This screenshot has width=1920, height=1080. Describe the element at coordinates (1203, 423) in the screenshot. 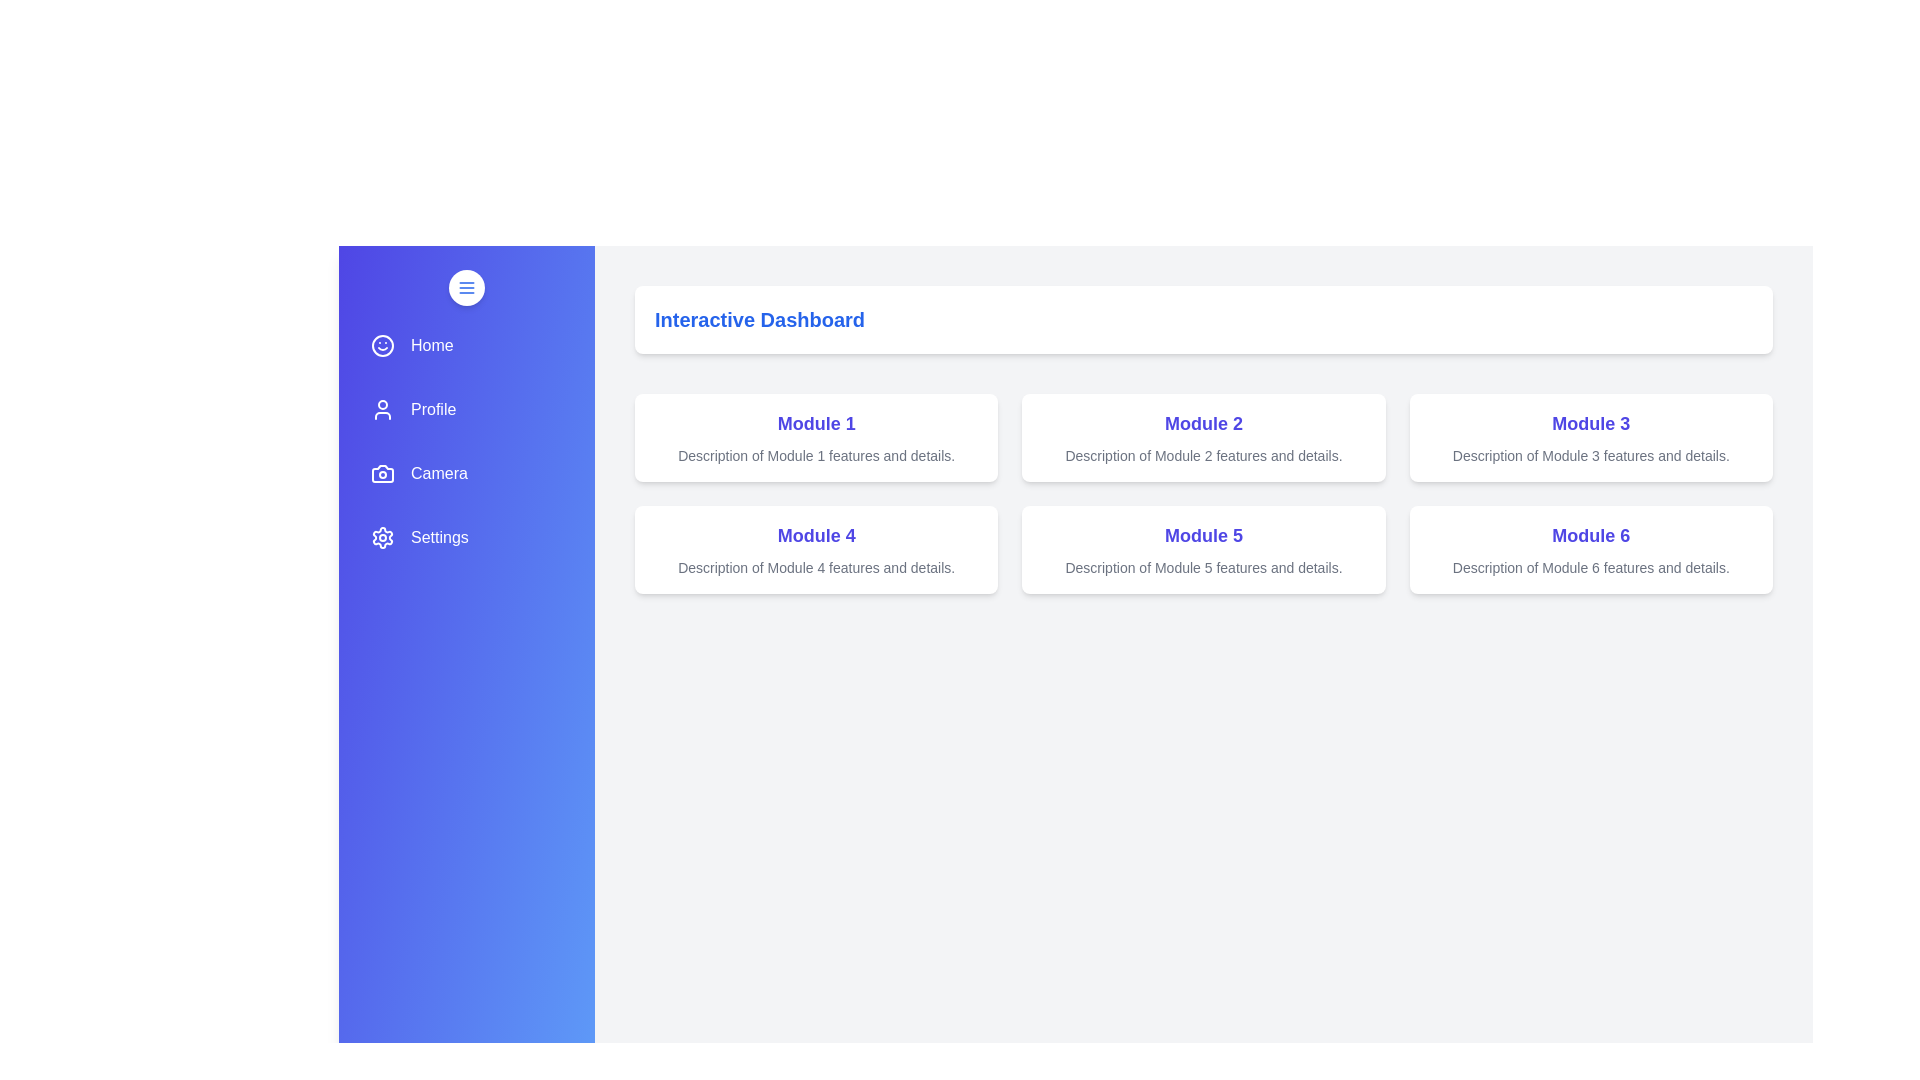

I see `the Text Label displaying 'Module 2', which is styled in a large bold indigo font and is positioned prominently above a description section within a white card layout` at that location.